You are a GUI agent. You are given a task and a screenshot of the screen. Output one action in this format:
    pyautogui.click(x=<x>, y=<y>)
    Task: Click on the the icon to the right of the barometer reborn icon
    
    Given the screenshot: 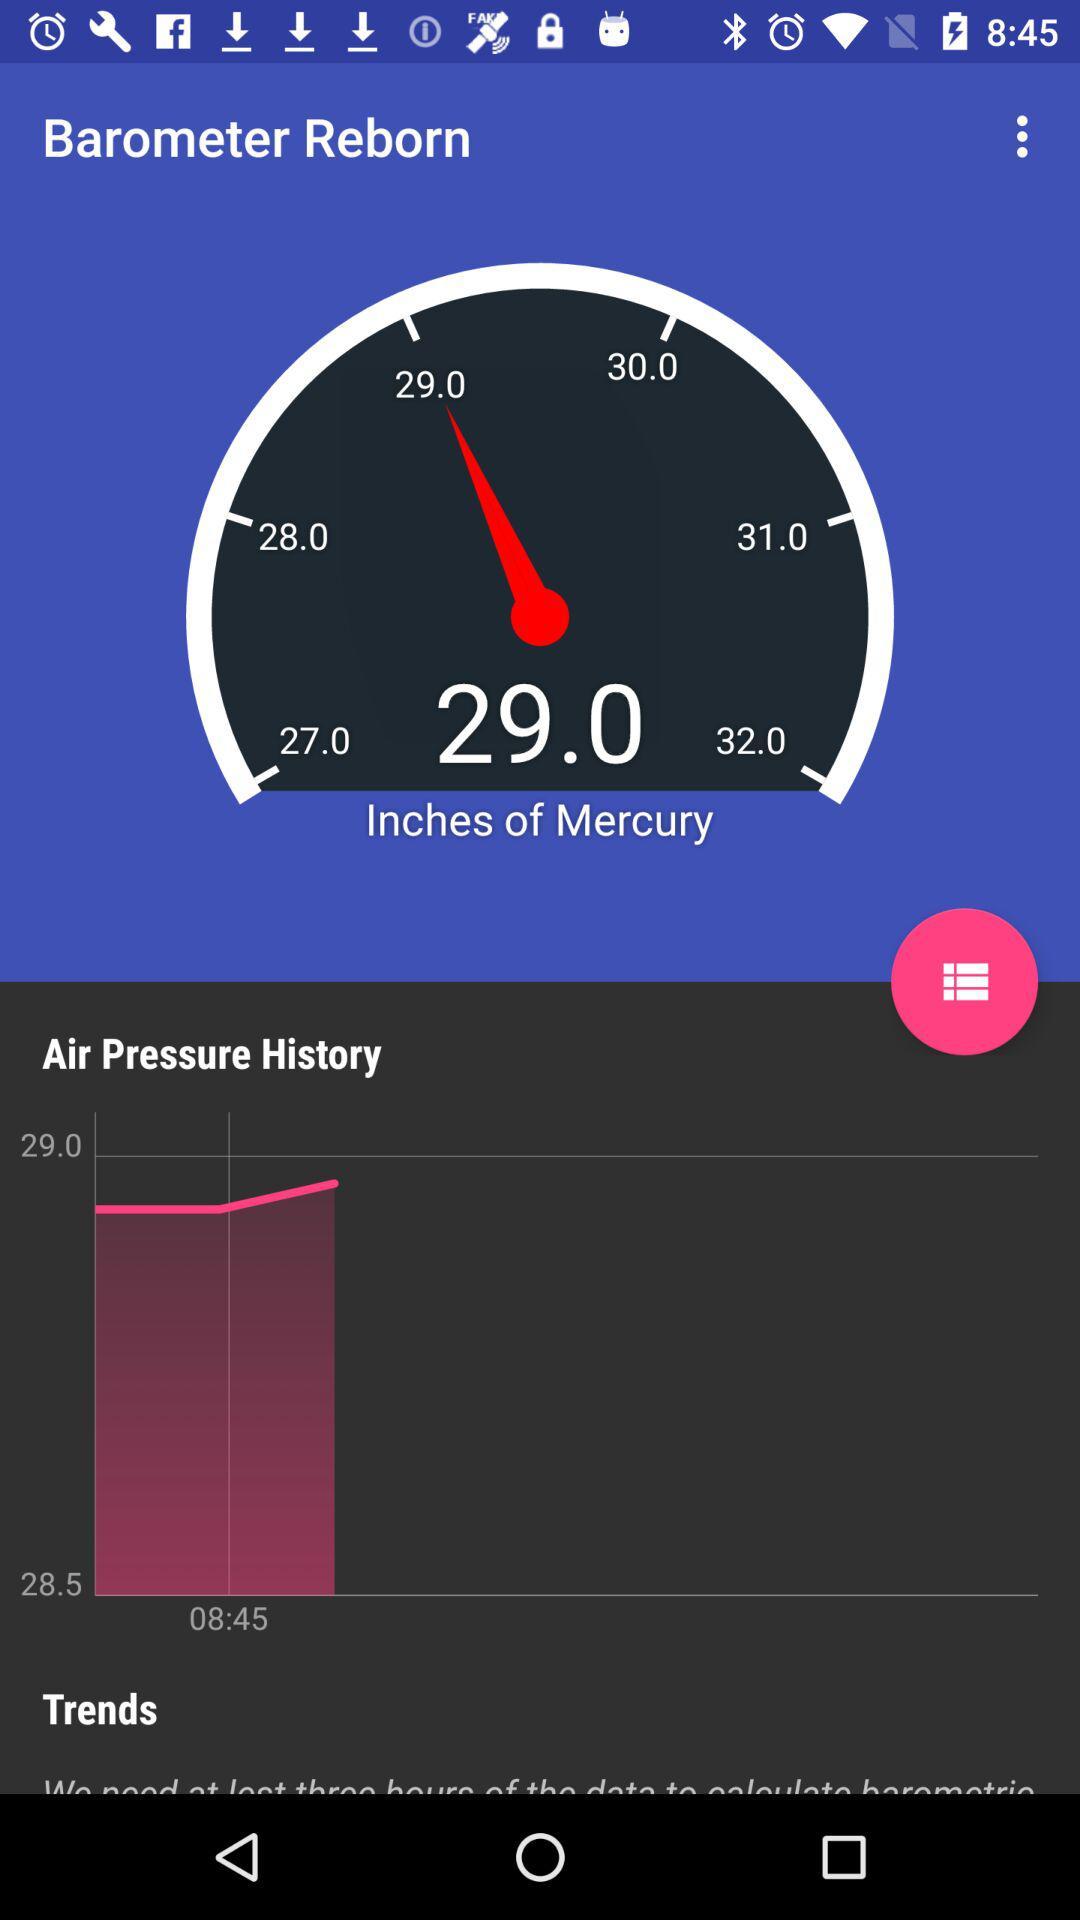 What is the action you would take?
    pyautogui.click(x=1027, y=135)
    